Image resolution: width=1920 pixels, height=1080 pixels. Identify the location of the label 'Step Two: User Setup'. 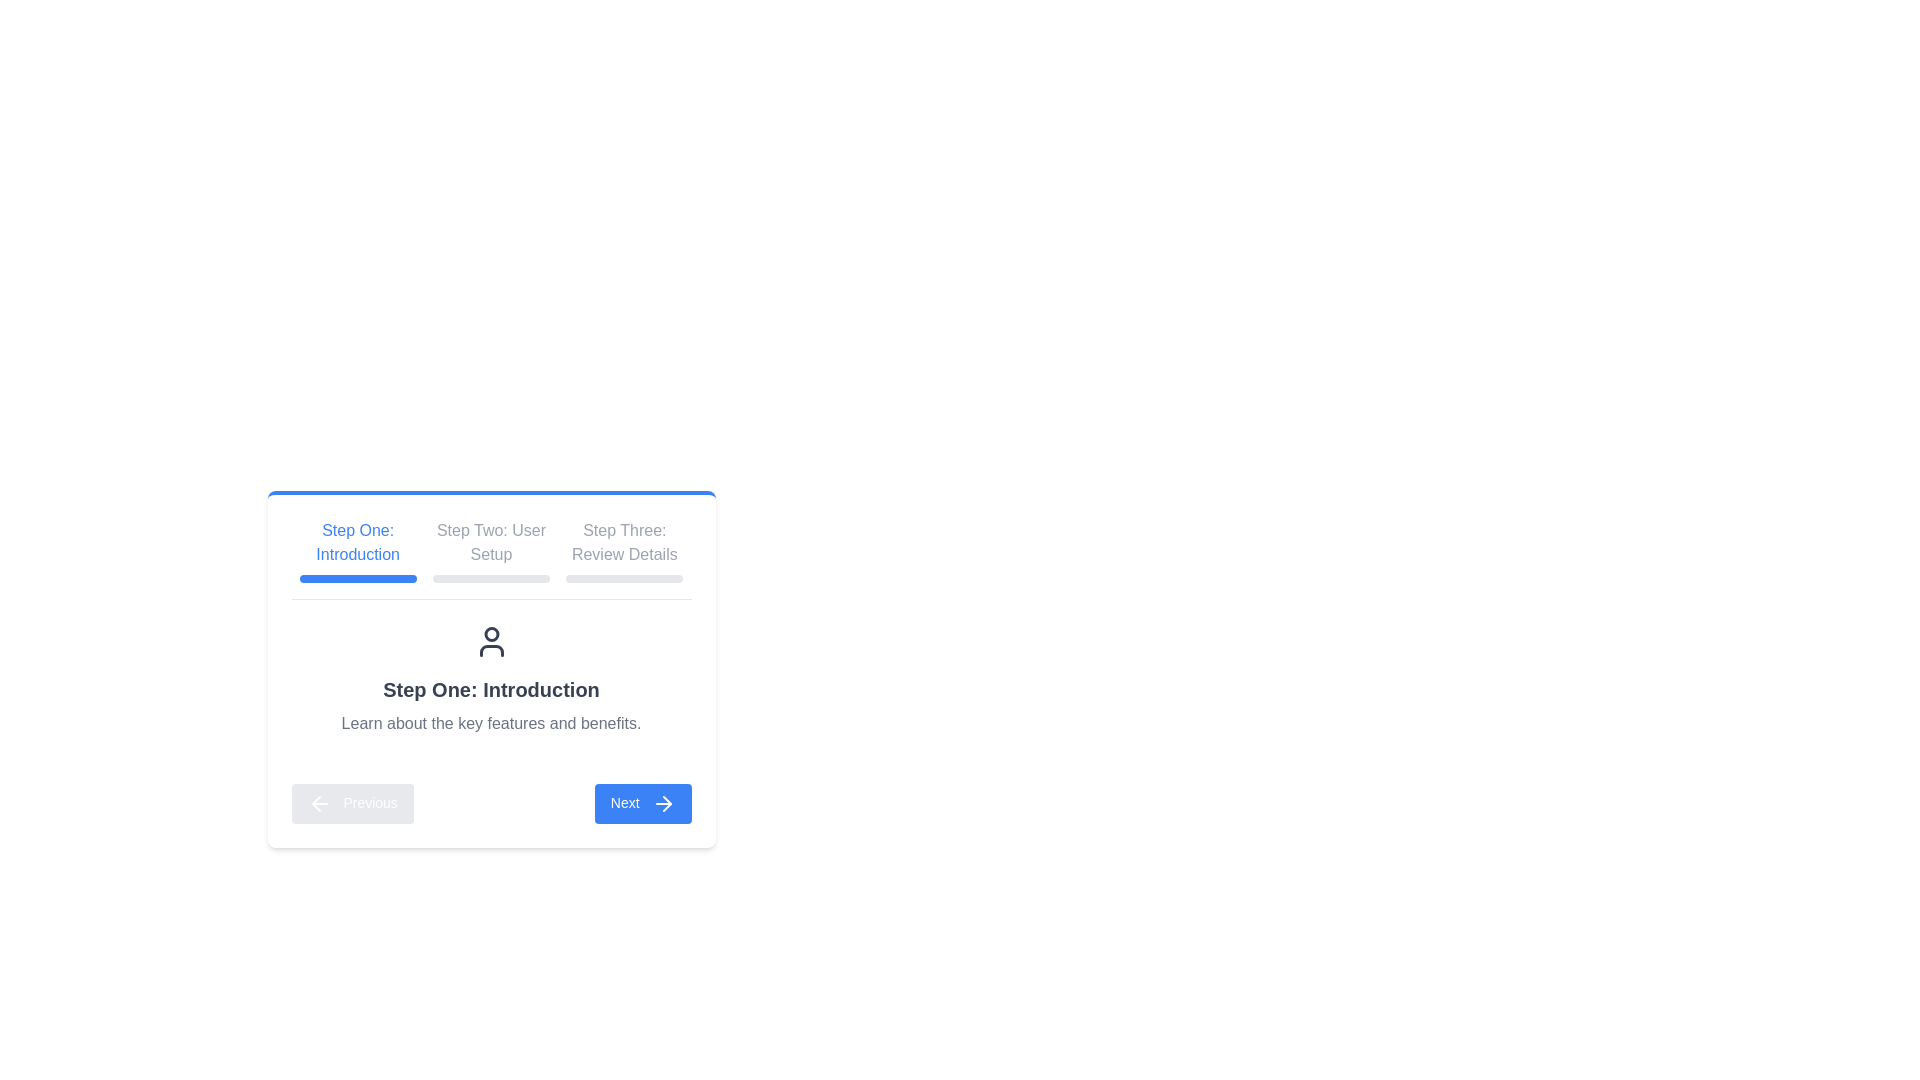
(491, 551).